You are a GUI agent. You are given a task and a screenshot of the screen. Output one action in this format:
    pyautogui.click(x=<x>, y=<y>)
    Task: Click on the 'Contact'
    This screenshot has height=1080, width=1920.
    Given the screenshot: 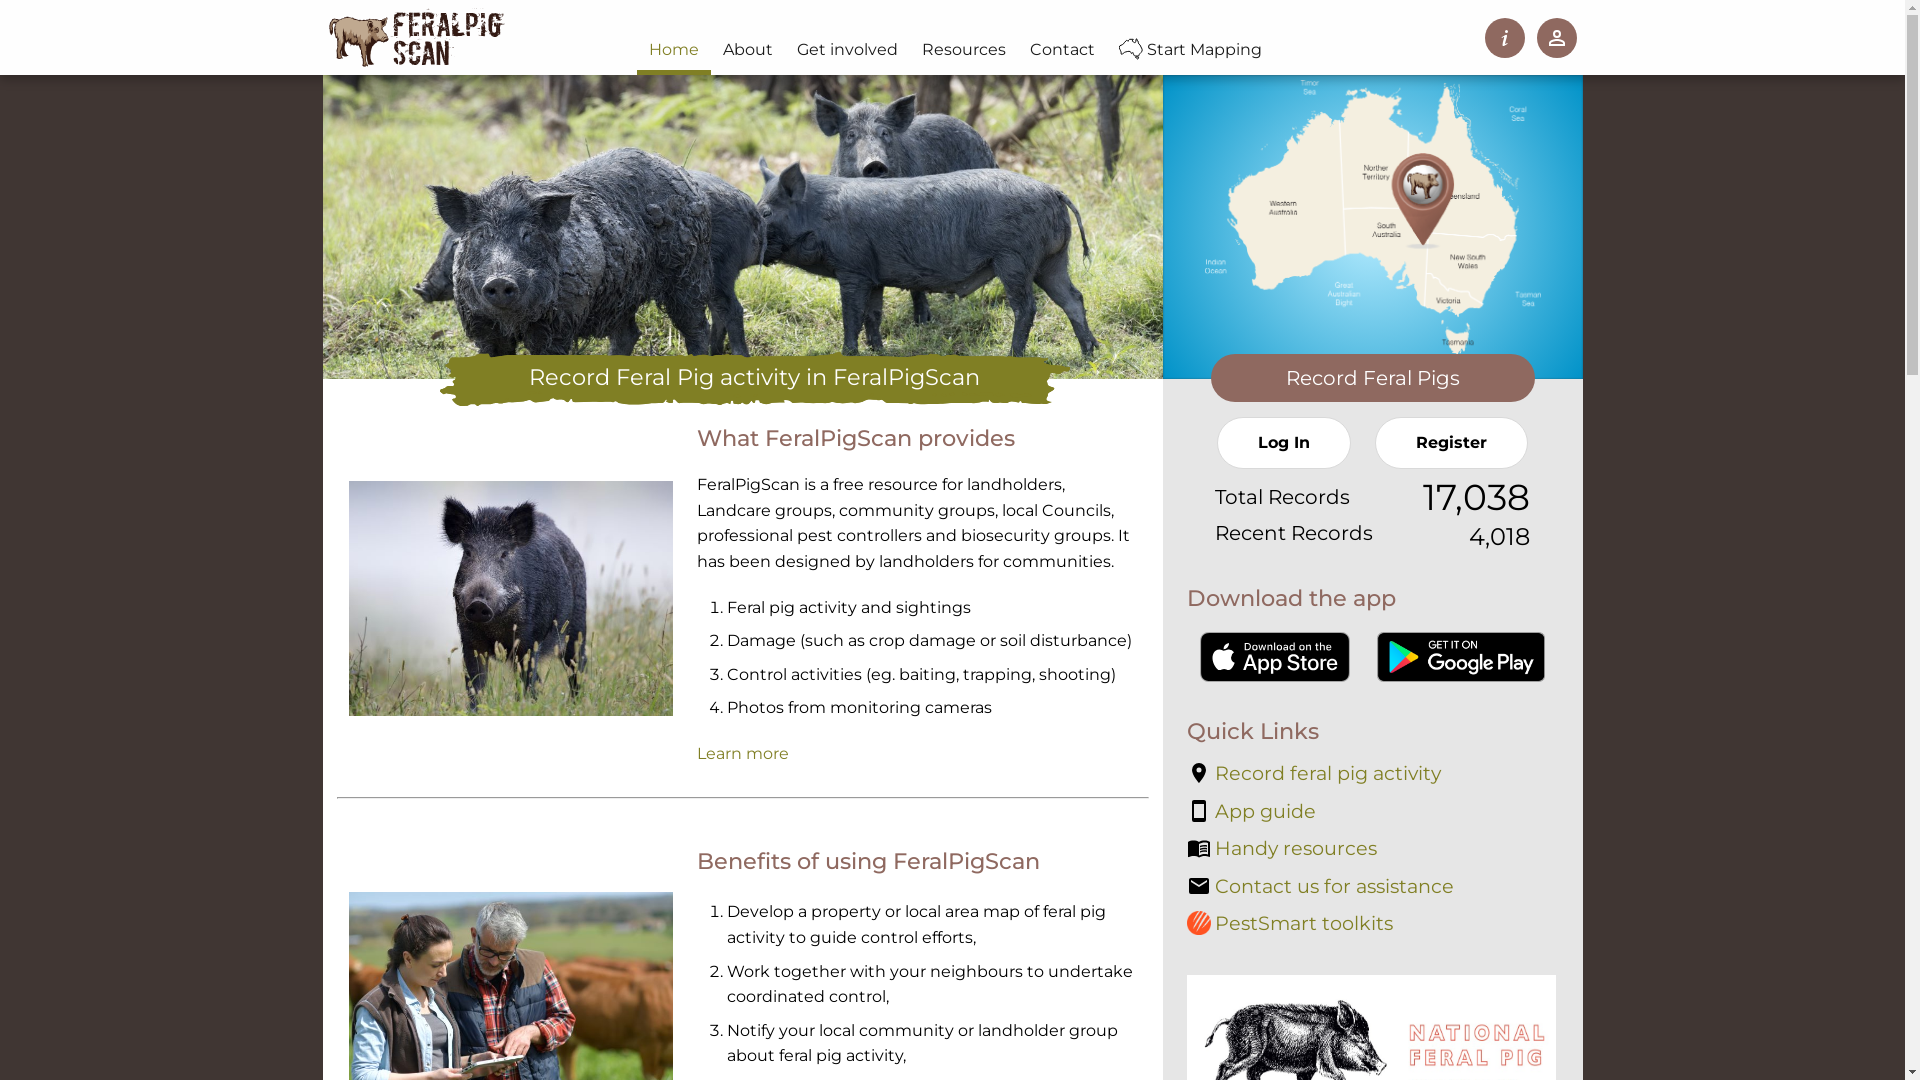 What is the action you would take?
    pyautogui.click(x=1061, y=49)
    